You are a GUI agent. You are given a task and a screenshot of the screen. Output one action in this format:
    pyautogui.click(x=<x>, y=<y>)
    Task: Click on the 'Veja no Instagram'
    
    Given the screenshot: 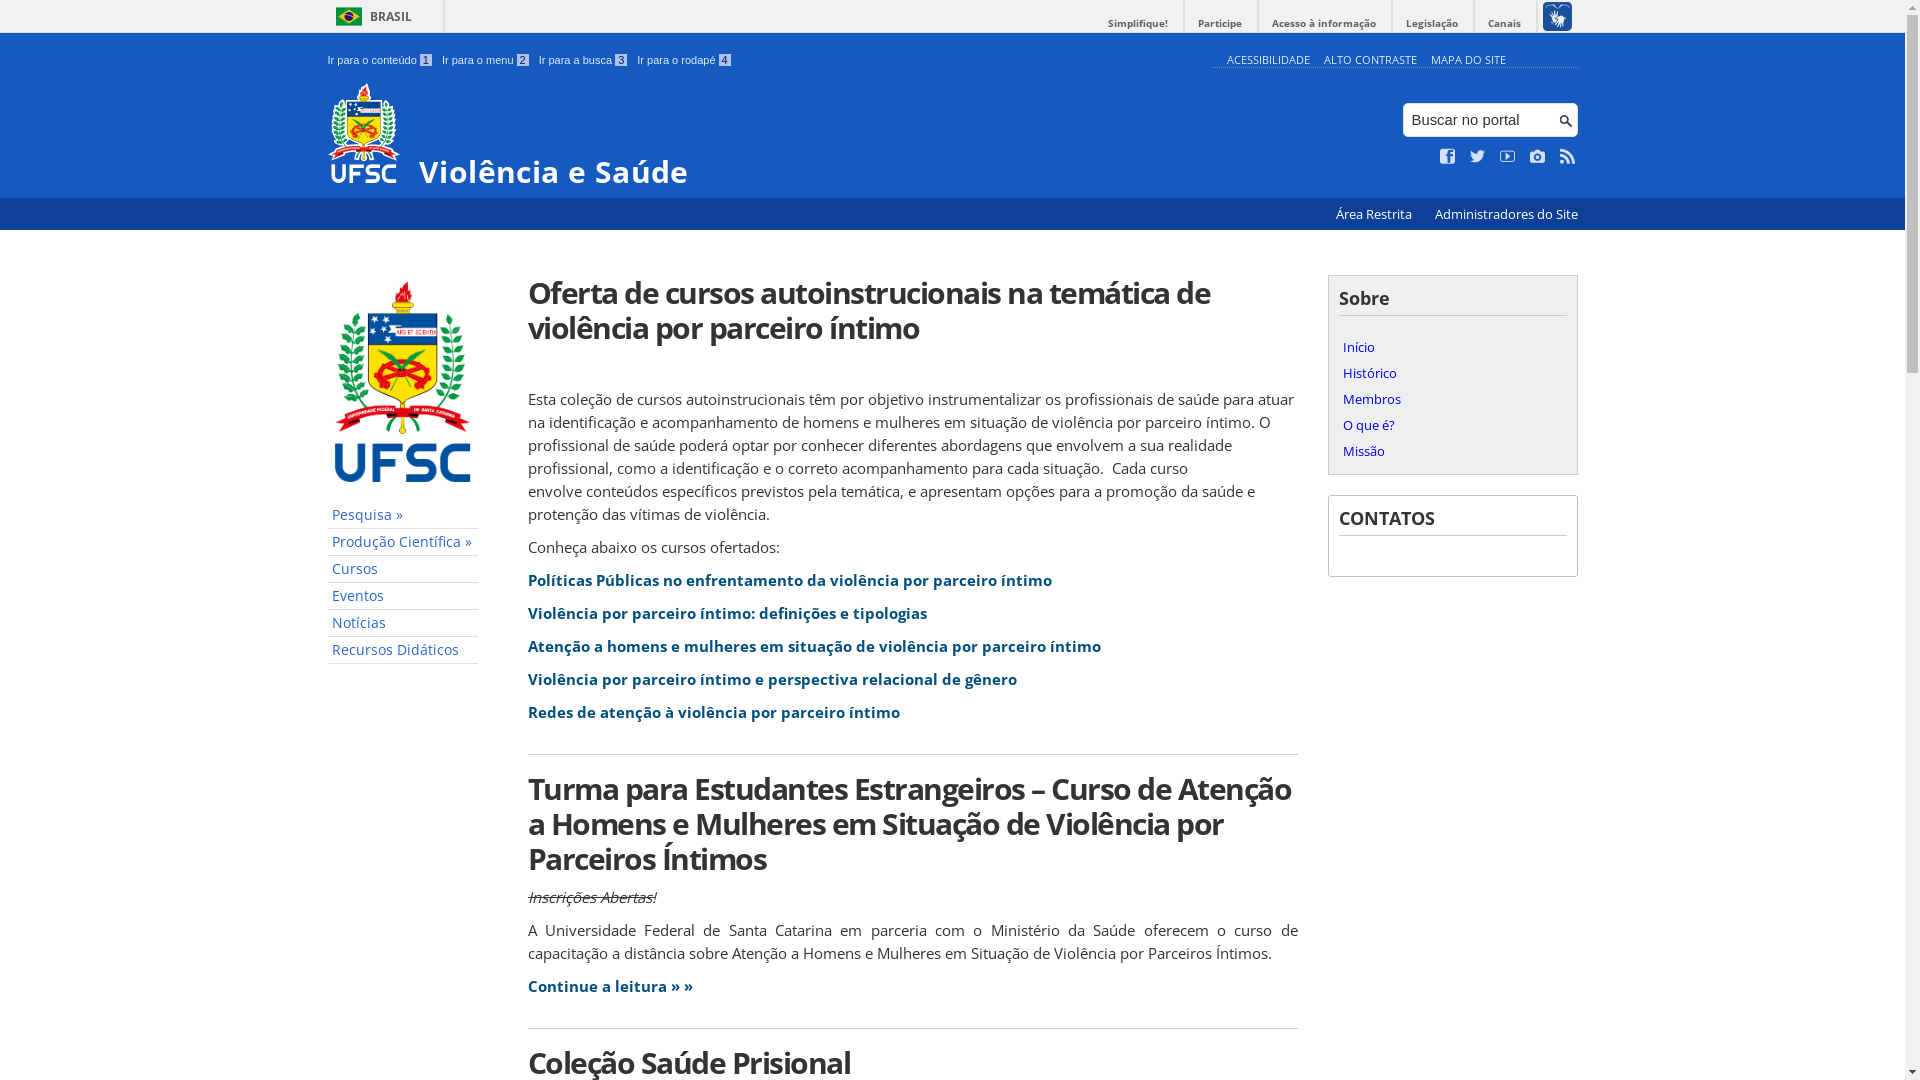 What is the action you would take?
    pyautogui.click(x=1536, y=156)
    